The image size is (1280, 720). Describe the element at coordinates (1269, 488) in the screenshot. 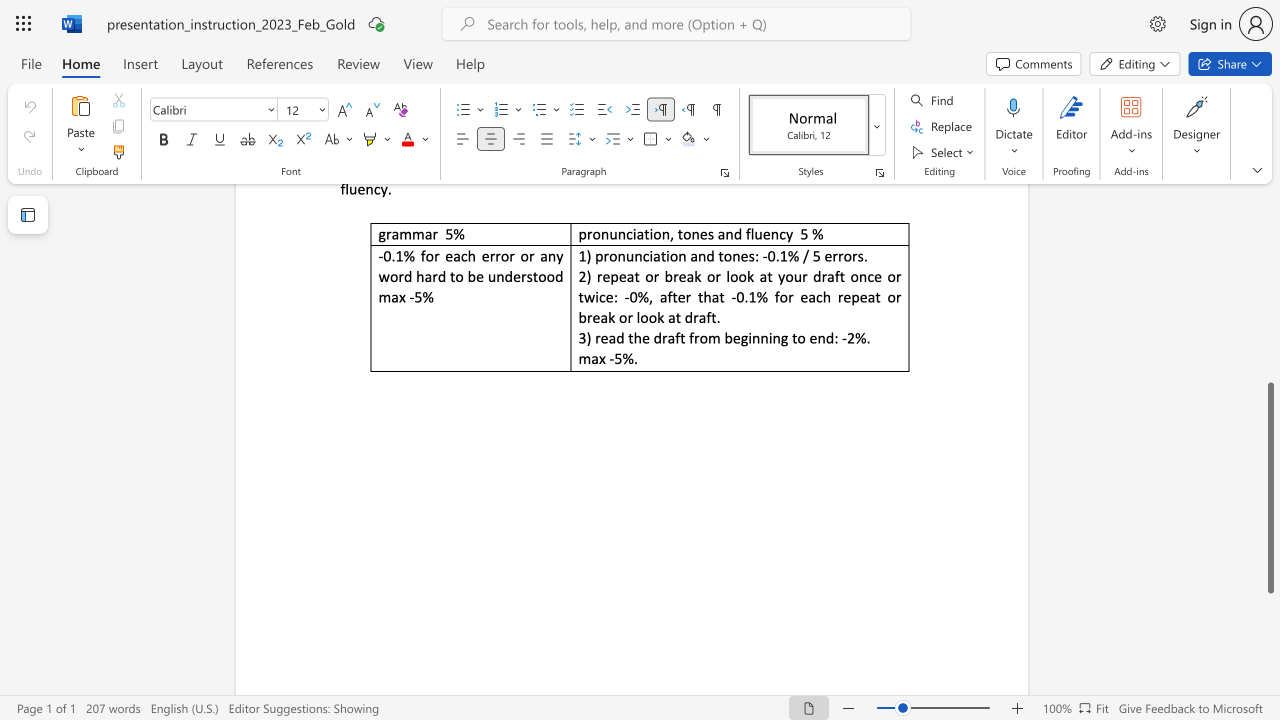

I see `the scrollbar and move down 160 pixels` at that location.